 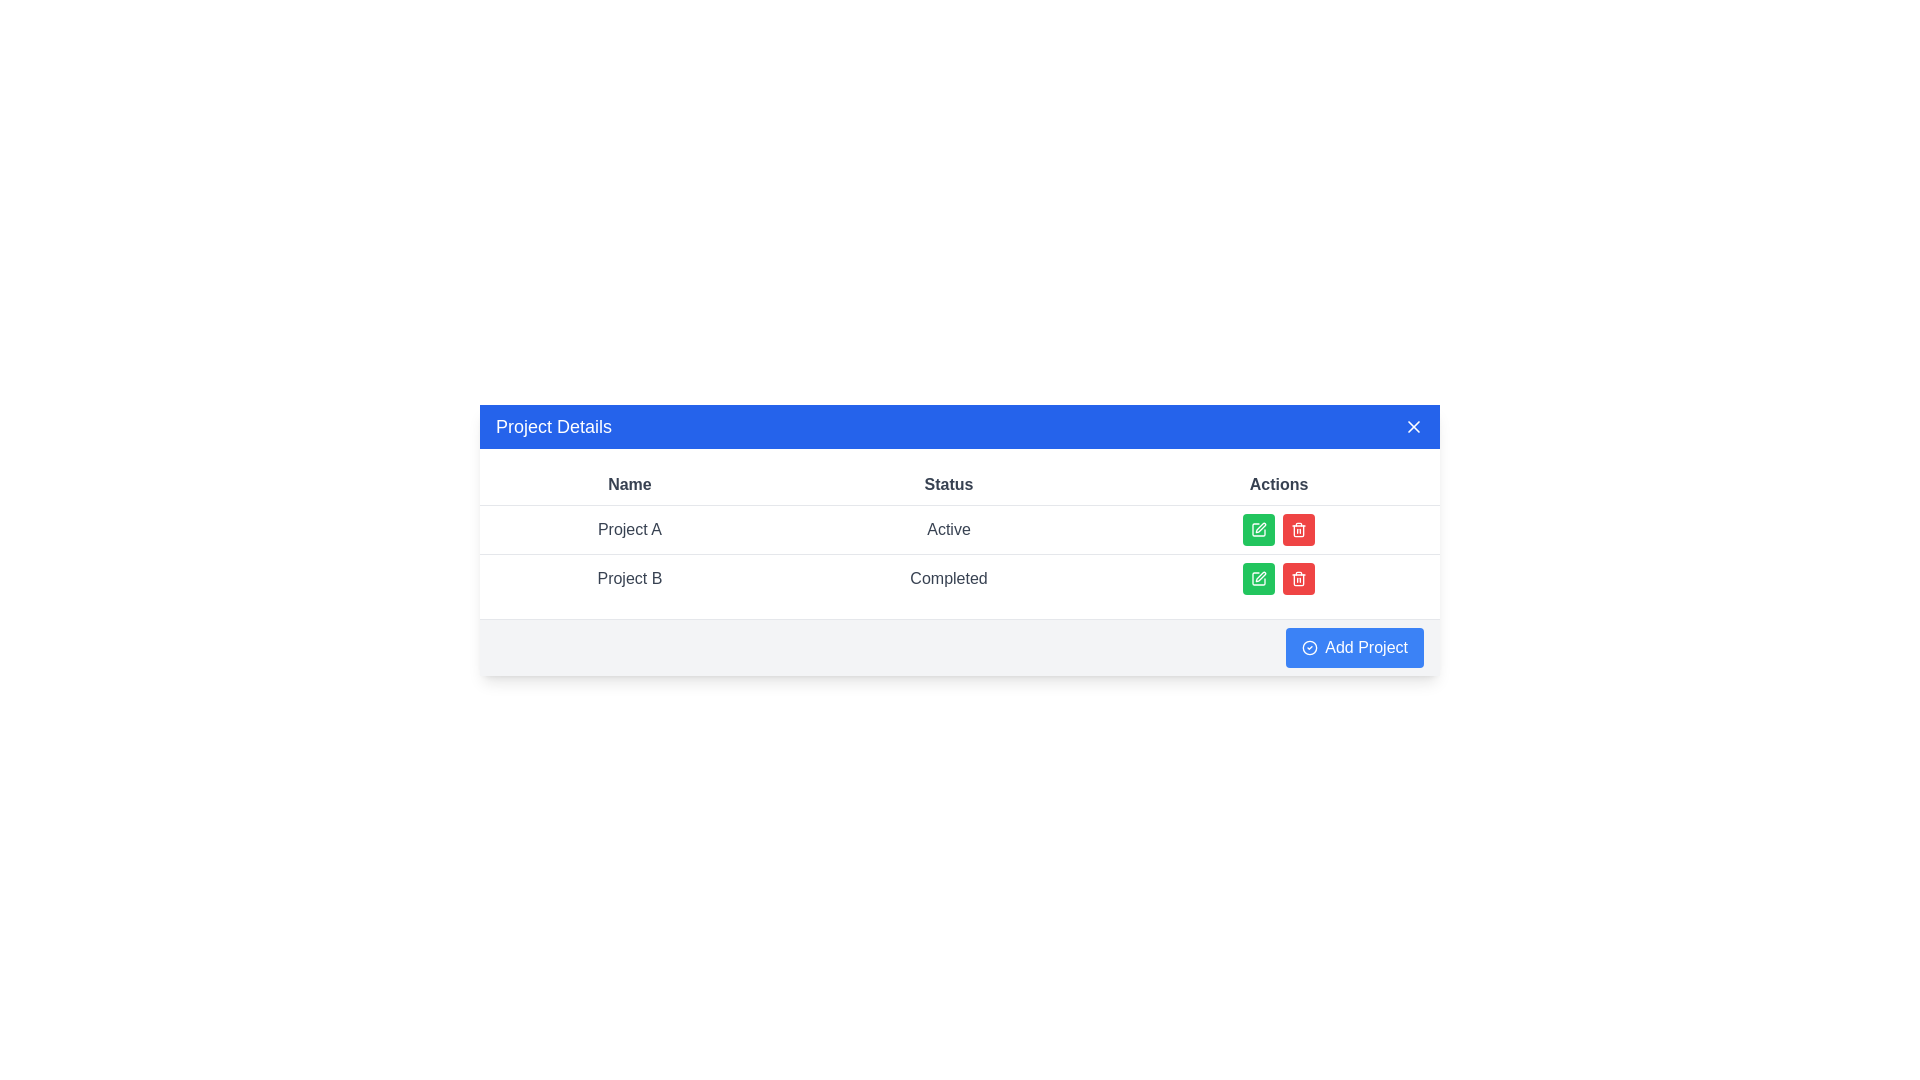 I want to click on the red trash can icon located under the 'Actions' column of the 'Project A' row in the 'Project Details' modal, so click(x=1299, y=528).